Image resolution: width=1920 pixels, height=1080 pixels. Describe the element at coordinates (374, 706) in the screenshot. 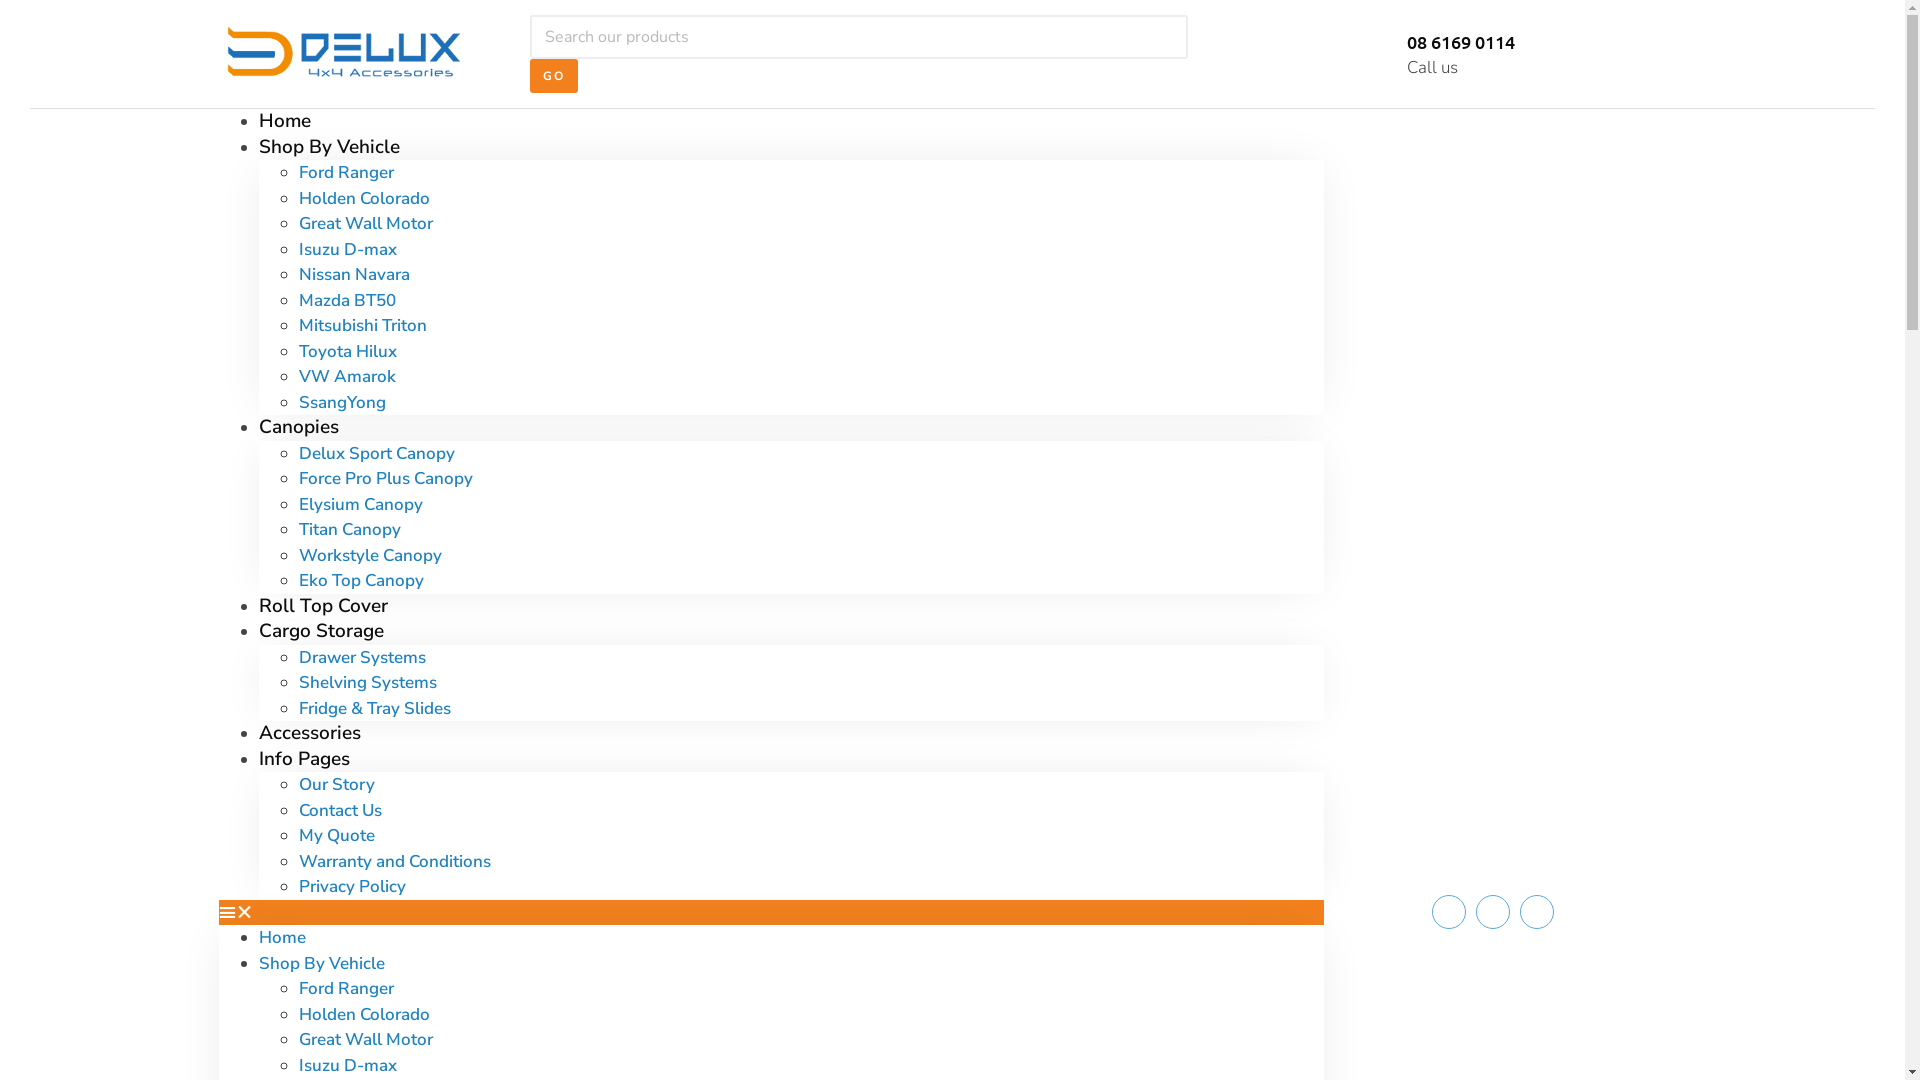

I see `'Fridge & Tray Slides'` at that location.